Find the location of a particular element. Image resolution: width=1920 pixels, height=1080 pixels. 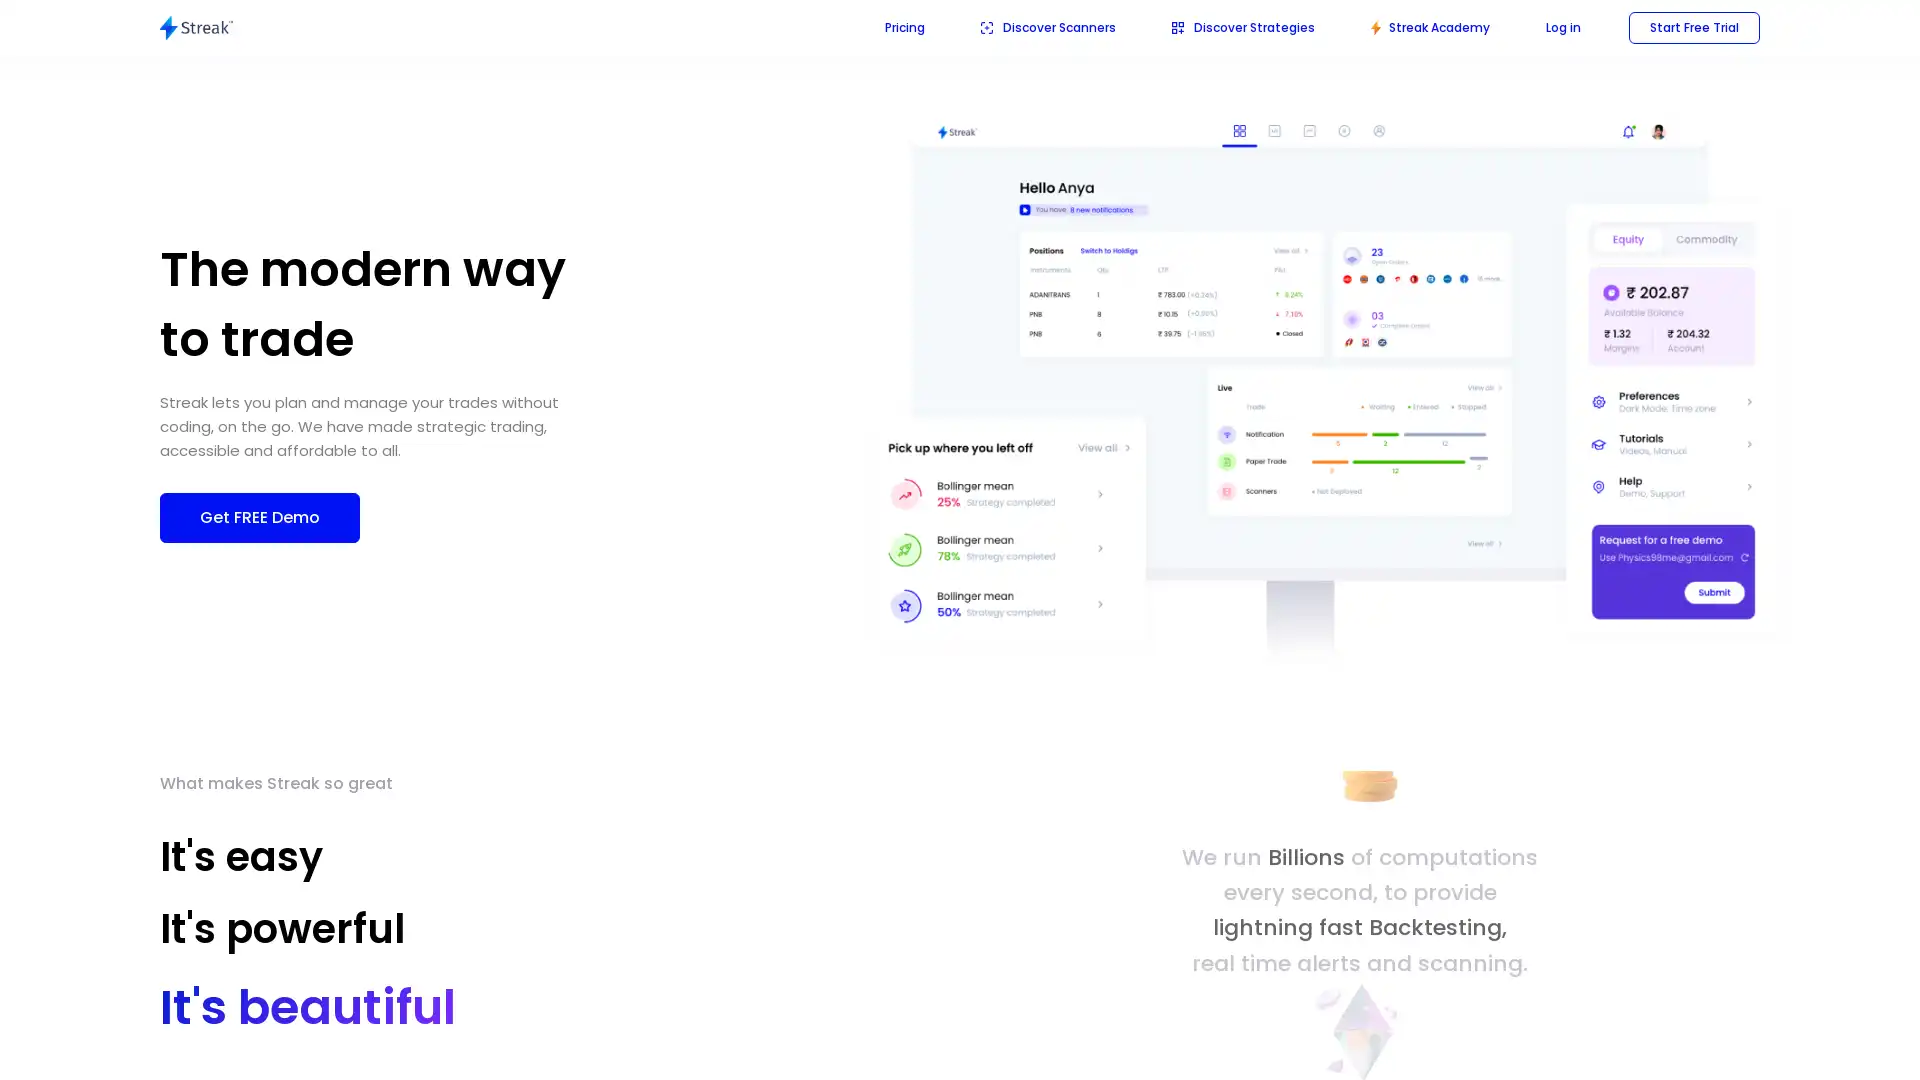

Discover Scanners is located at coordinates (1047, 27).